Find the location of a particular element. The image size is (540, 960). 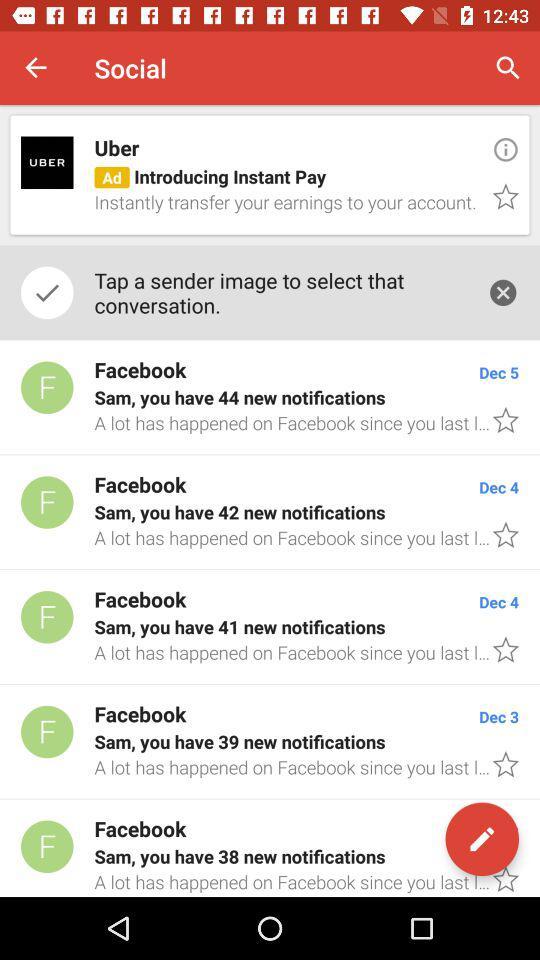

the edit icon is located at coordinates (481, 839).